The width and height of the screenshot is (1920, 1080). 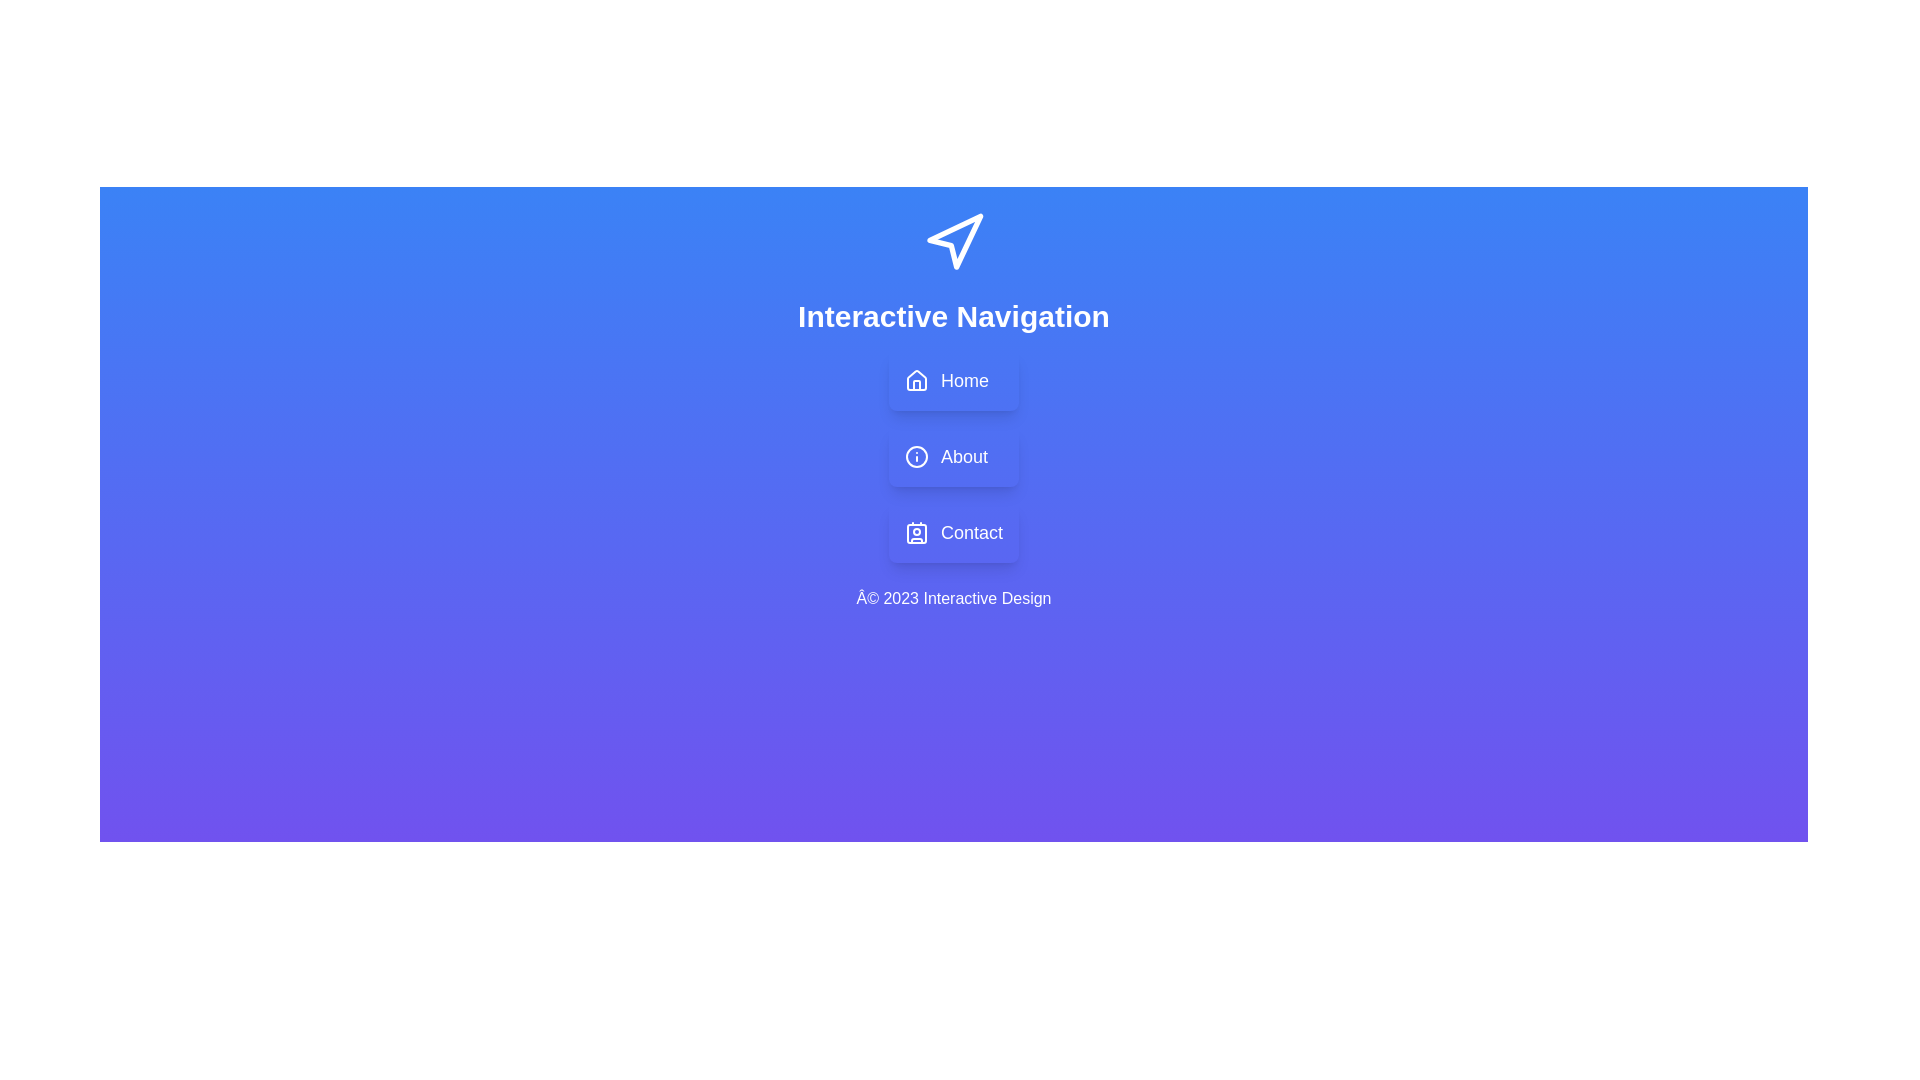 What do you see at coordinates (953, 531) in the screenshot?
I see `the blue 'Contact' button with rounded edges that contains a calendar icon and is positioned at the bottom of the button group` at bounding box center [953, 531].